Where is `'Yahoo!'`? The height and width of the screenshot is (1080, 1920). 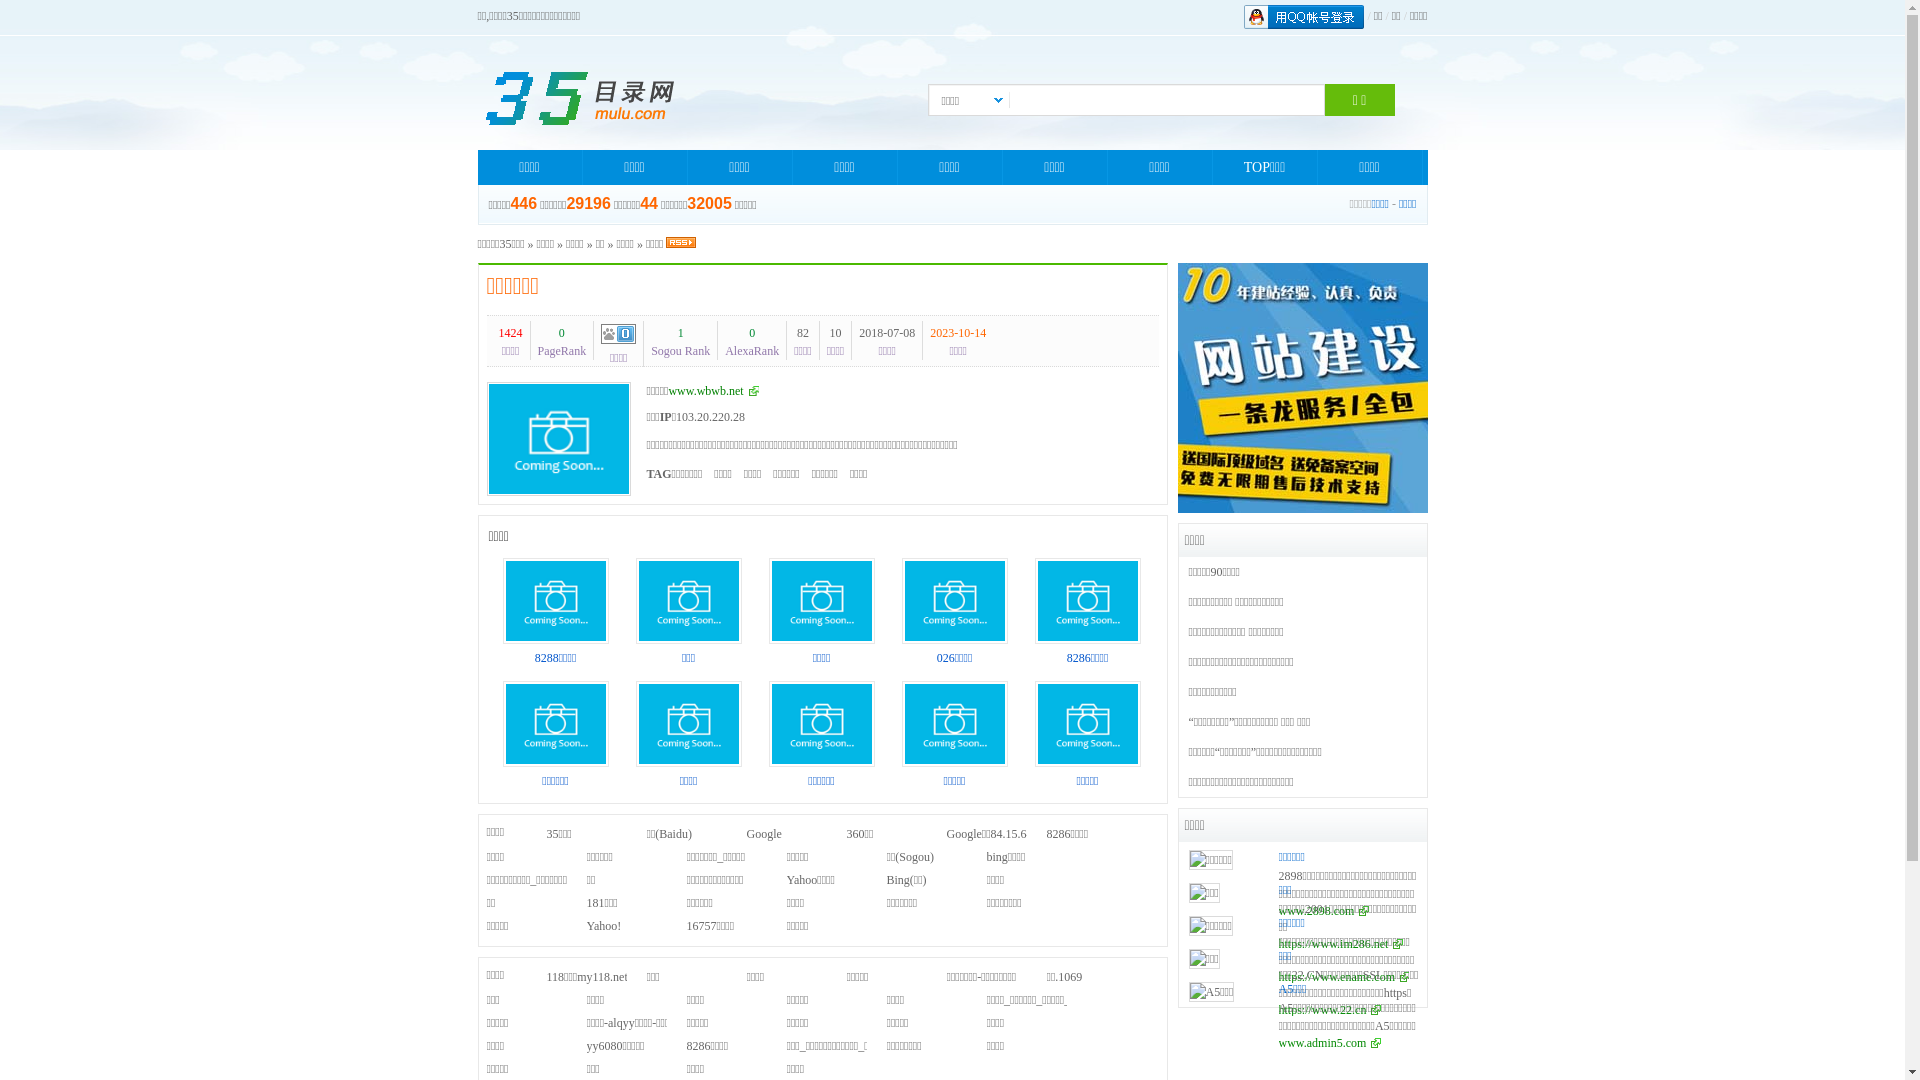 'Yahoo!' is located at coordinates (602, 925).